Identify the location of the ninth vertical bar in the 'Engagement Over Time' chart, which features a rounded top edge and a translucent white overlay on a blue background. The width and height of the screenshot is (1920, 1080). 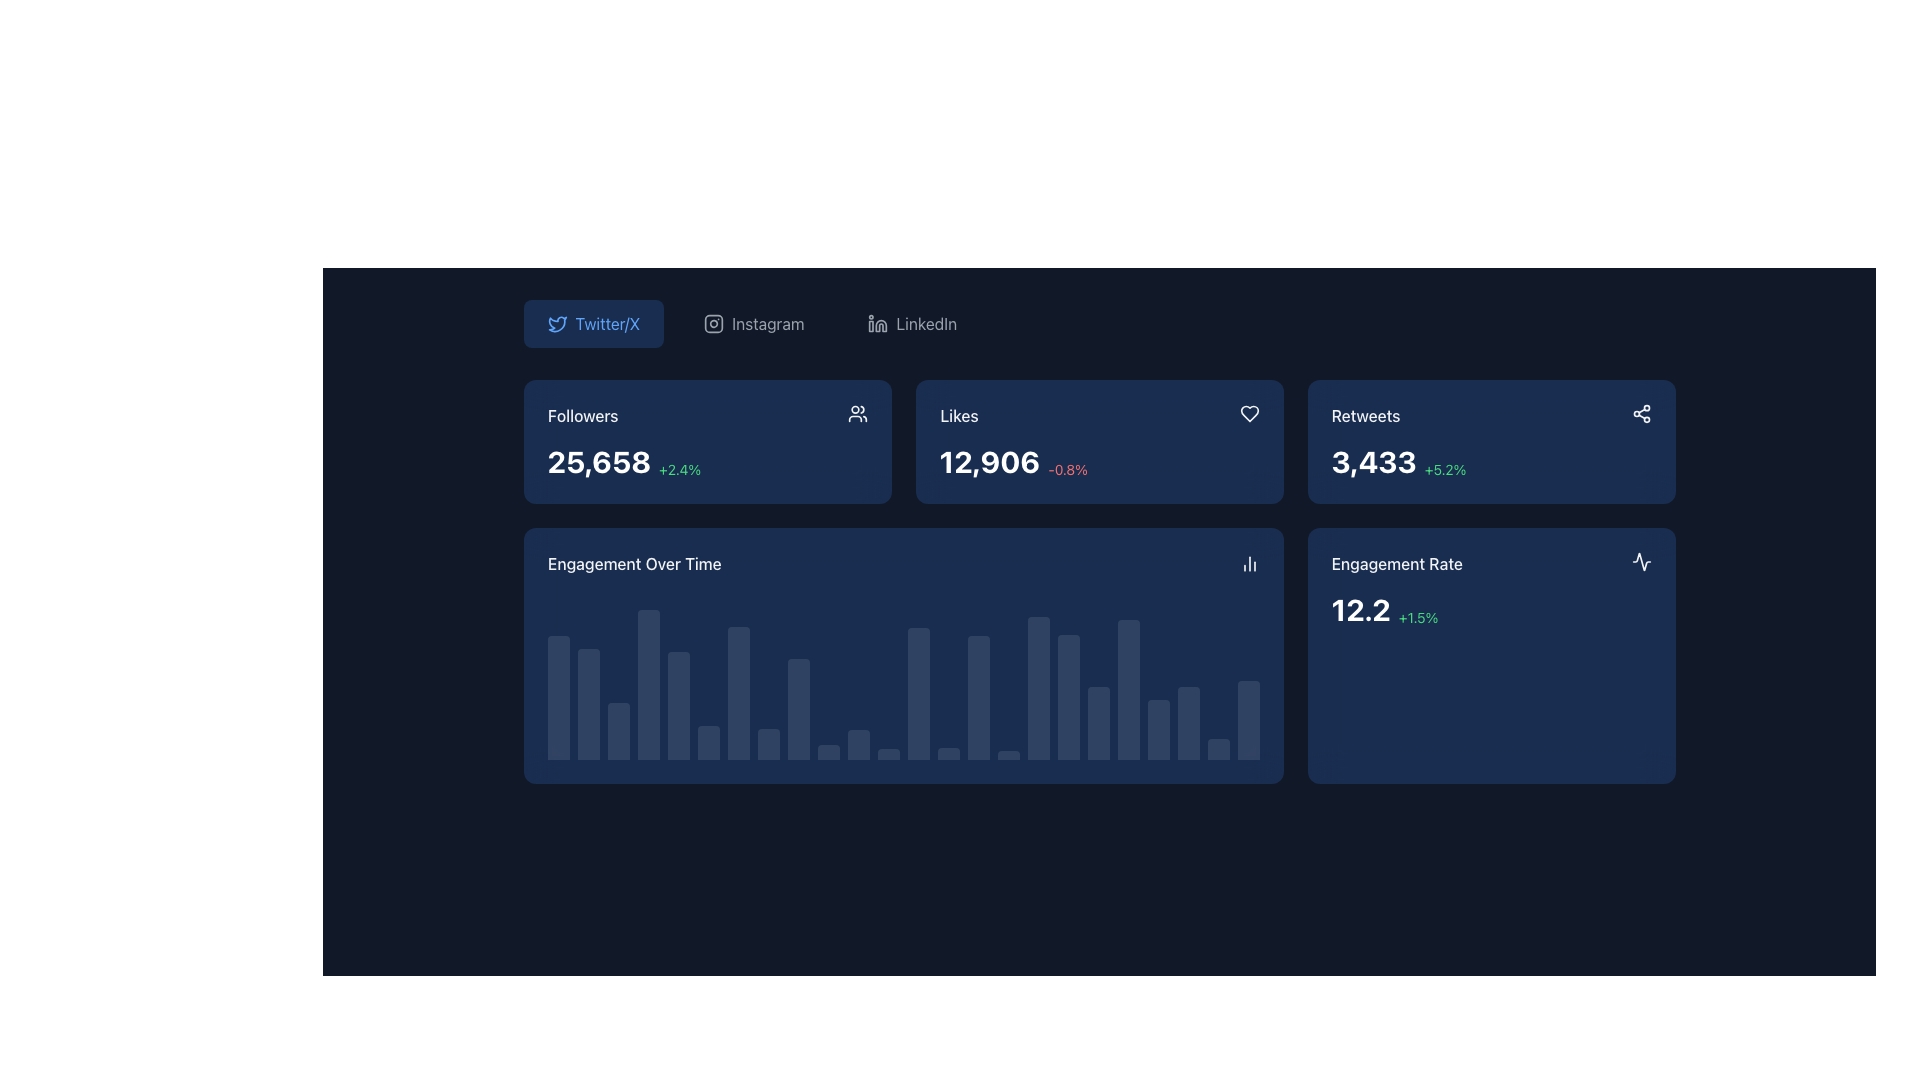
(797, 708).